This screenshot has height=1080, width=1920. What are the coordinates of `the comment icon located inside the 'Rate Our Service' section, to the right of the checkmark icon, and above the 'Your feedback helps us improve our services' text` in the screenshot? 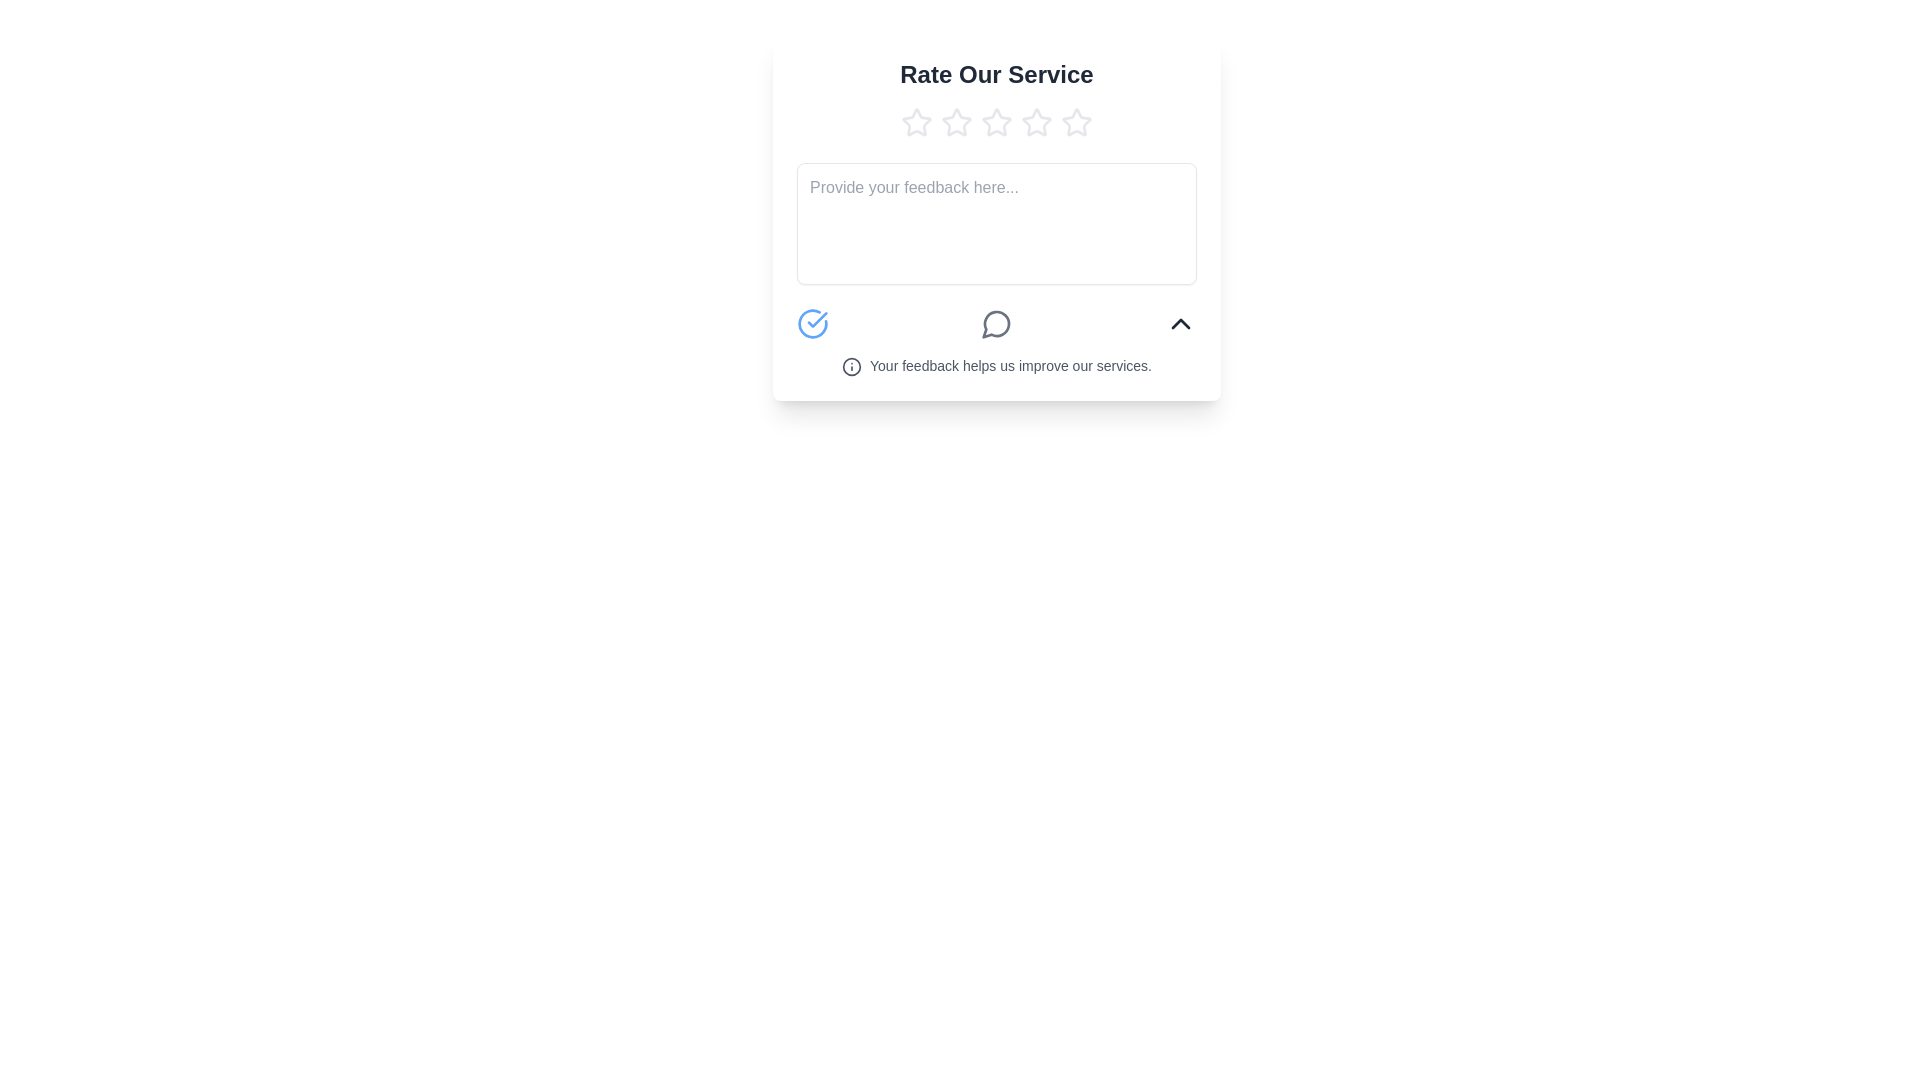 It's located at (996, 323).